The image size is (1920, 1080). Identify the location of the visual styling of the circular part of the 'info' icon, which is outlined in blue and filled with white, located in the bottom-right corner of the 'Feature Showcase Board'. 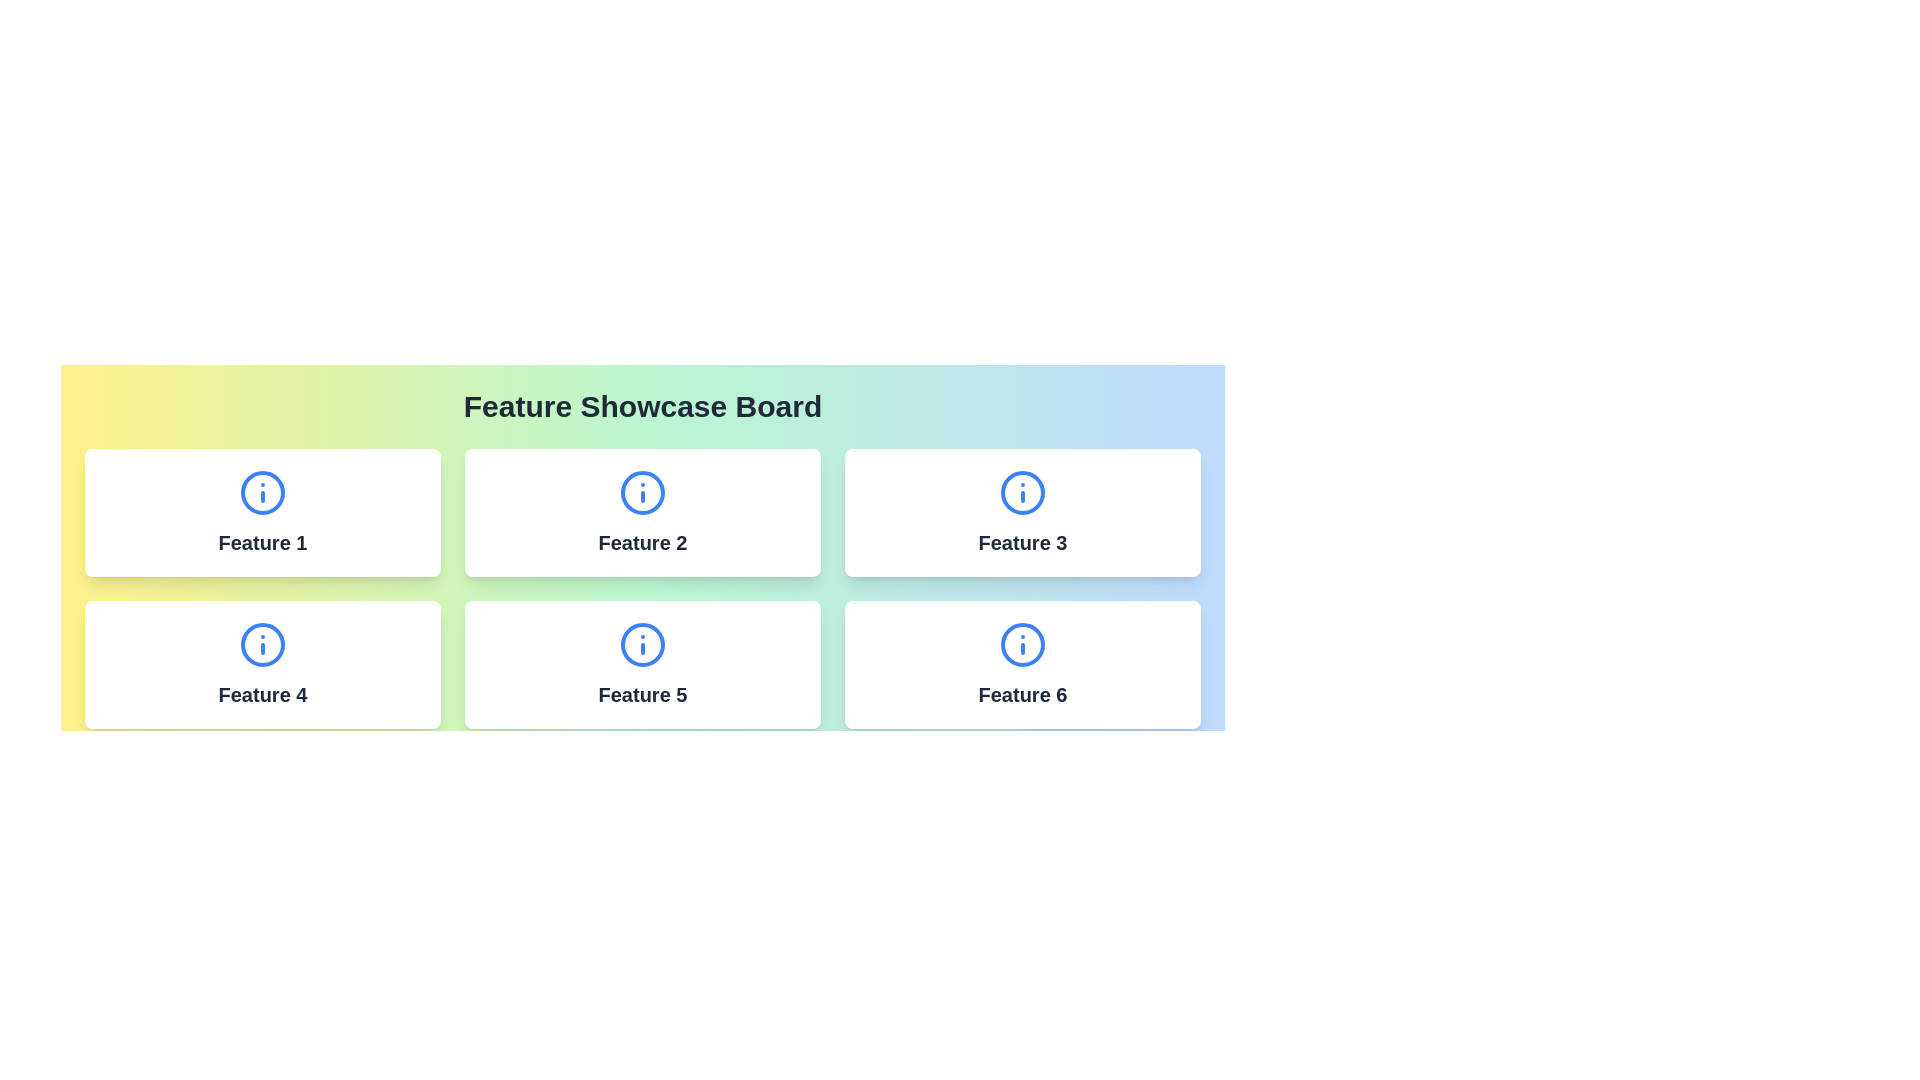
(1022, 644).